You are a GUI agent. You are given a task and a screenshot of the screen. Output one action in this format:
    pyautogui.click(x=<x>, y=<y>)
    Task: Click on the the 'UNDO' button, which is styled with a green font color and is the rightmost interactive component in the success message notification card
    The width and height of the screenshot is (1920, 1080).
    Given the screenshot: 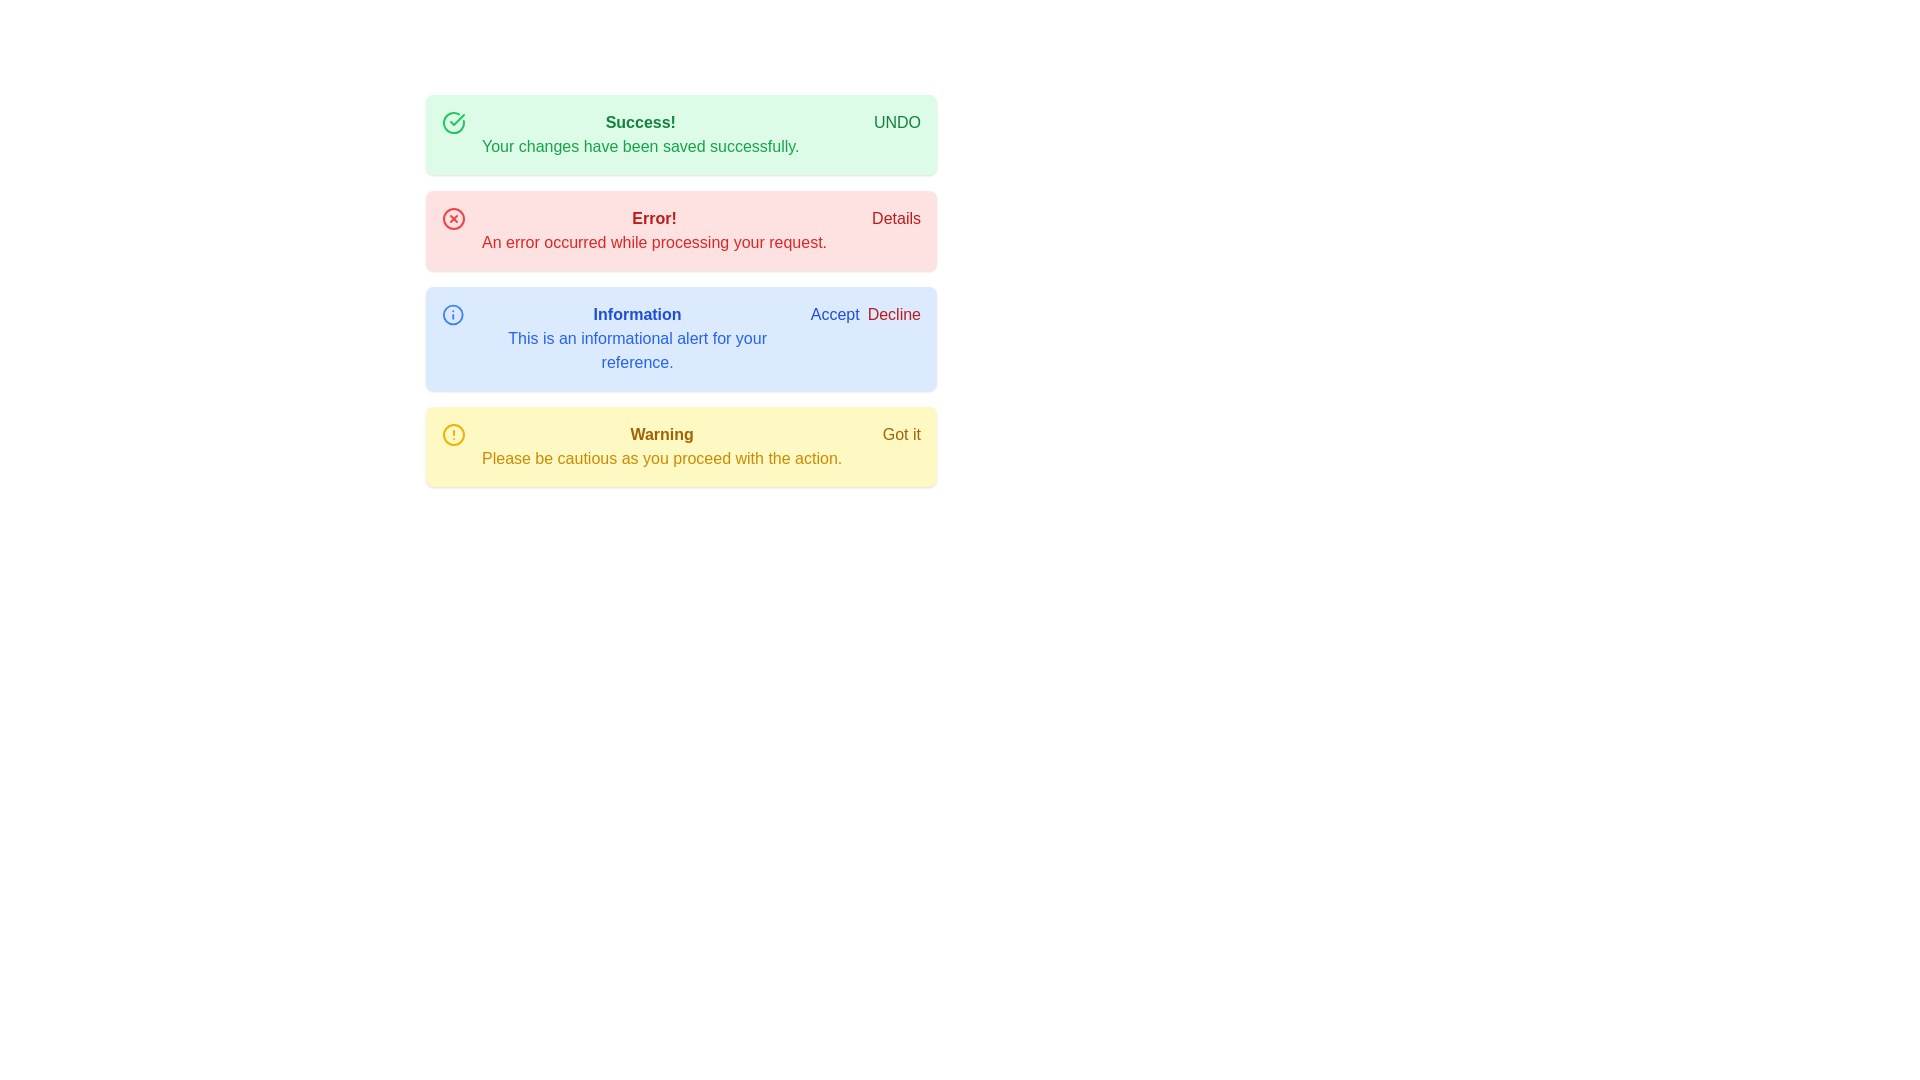 What is the action you would take?
    pyautogui.click(x=896, y=123)
    